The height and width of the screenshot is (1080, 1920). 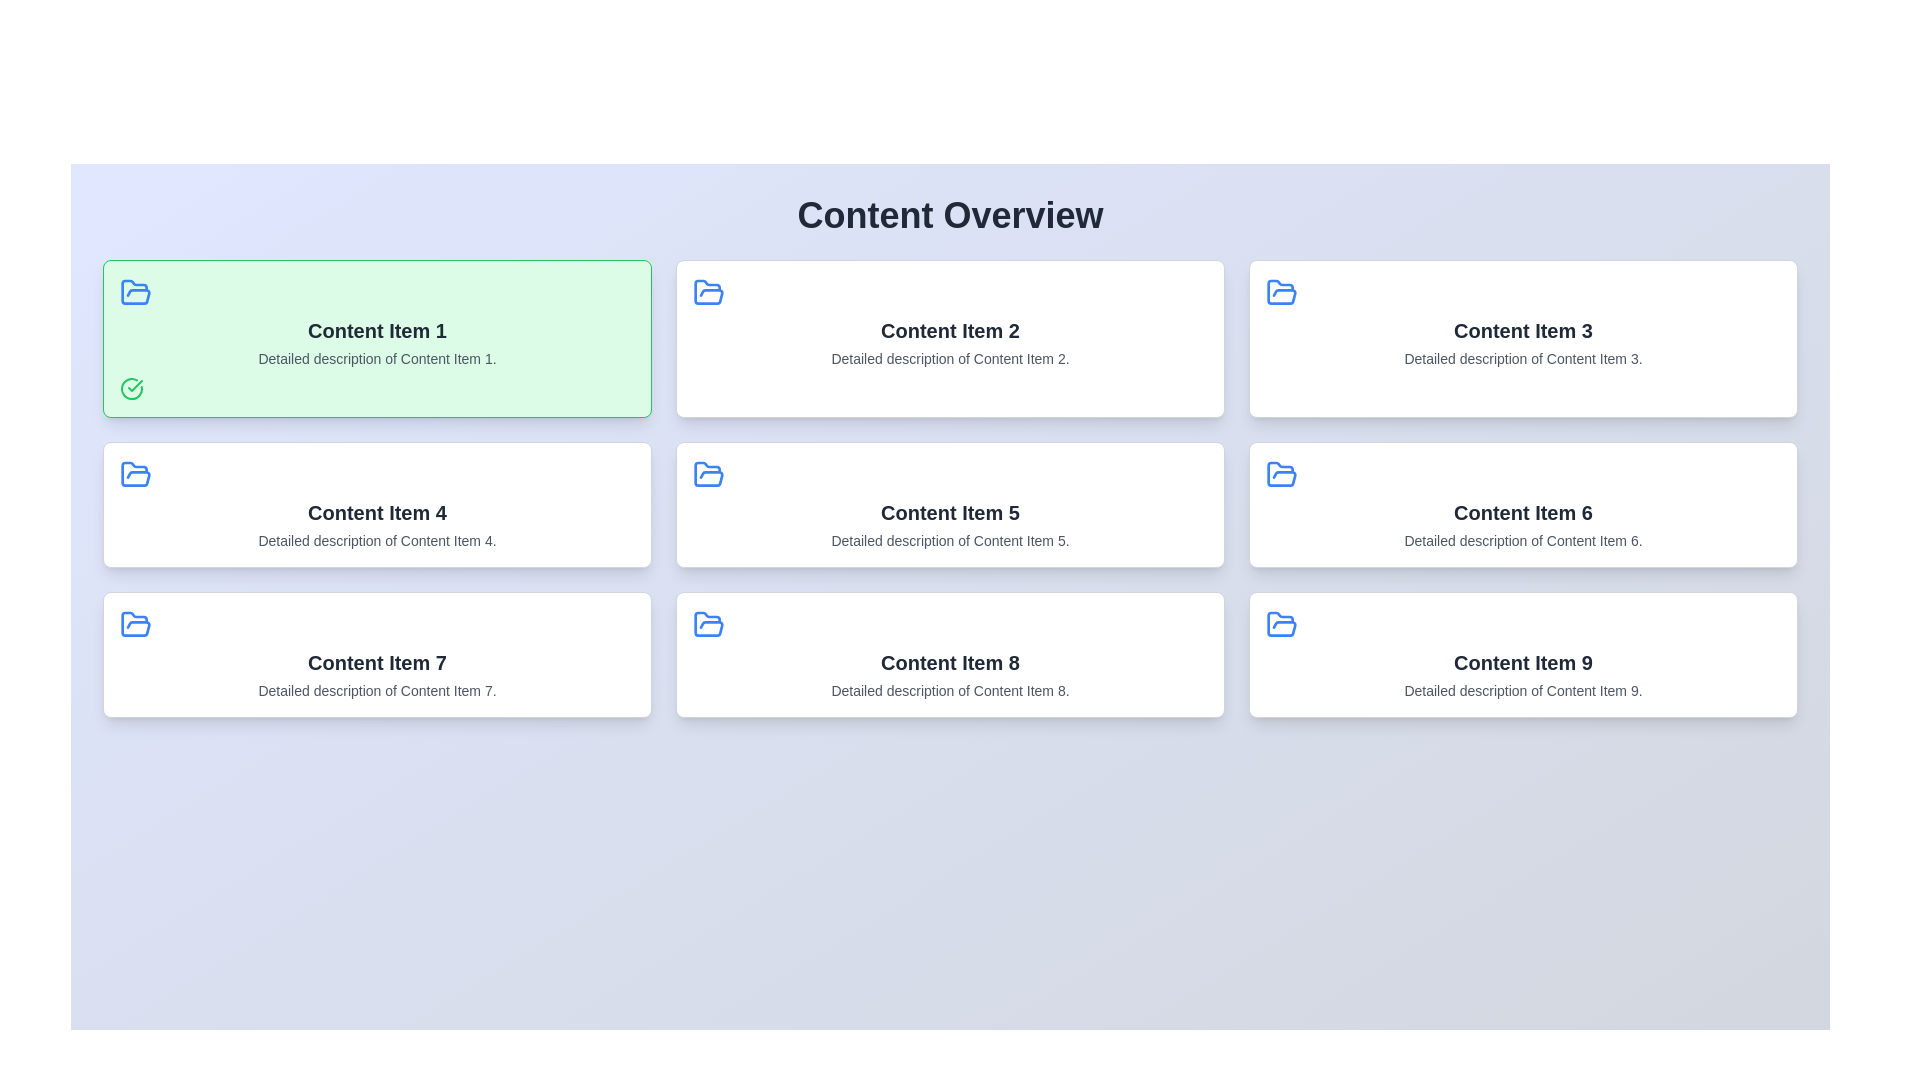 I want to click on to interact with the Card element displaying information about 'Content Item 4' located in the second row of the leftmost column in a three-column grid layout, so click(x=377, y=504).